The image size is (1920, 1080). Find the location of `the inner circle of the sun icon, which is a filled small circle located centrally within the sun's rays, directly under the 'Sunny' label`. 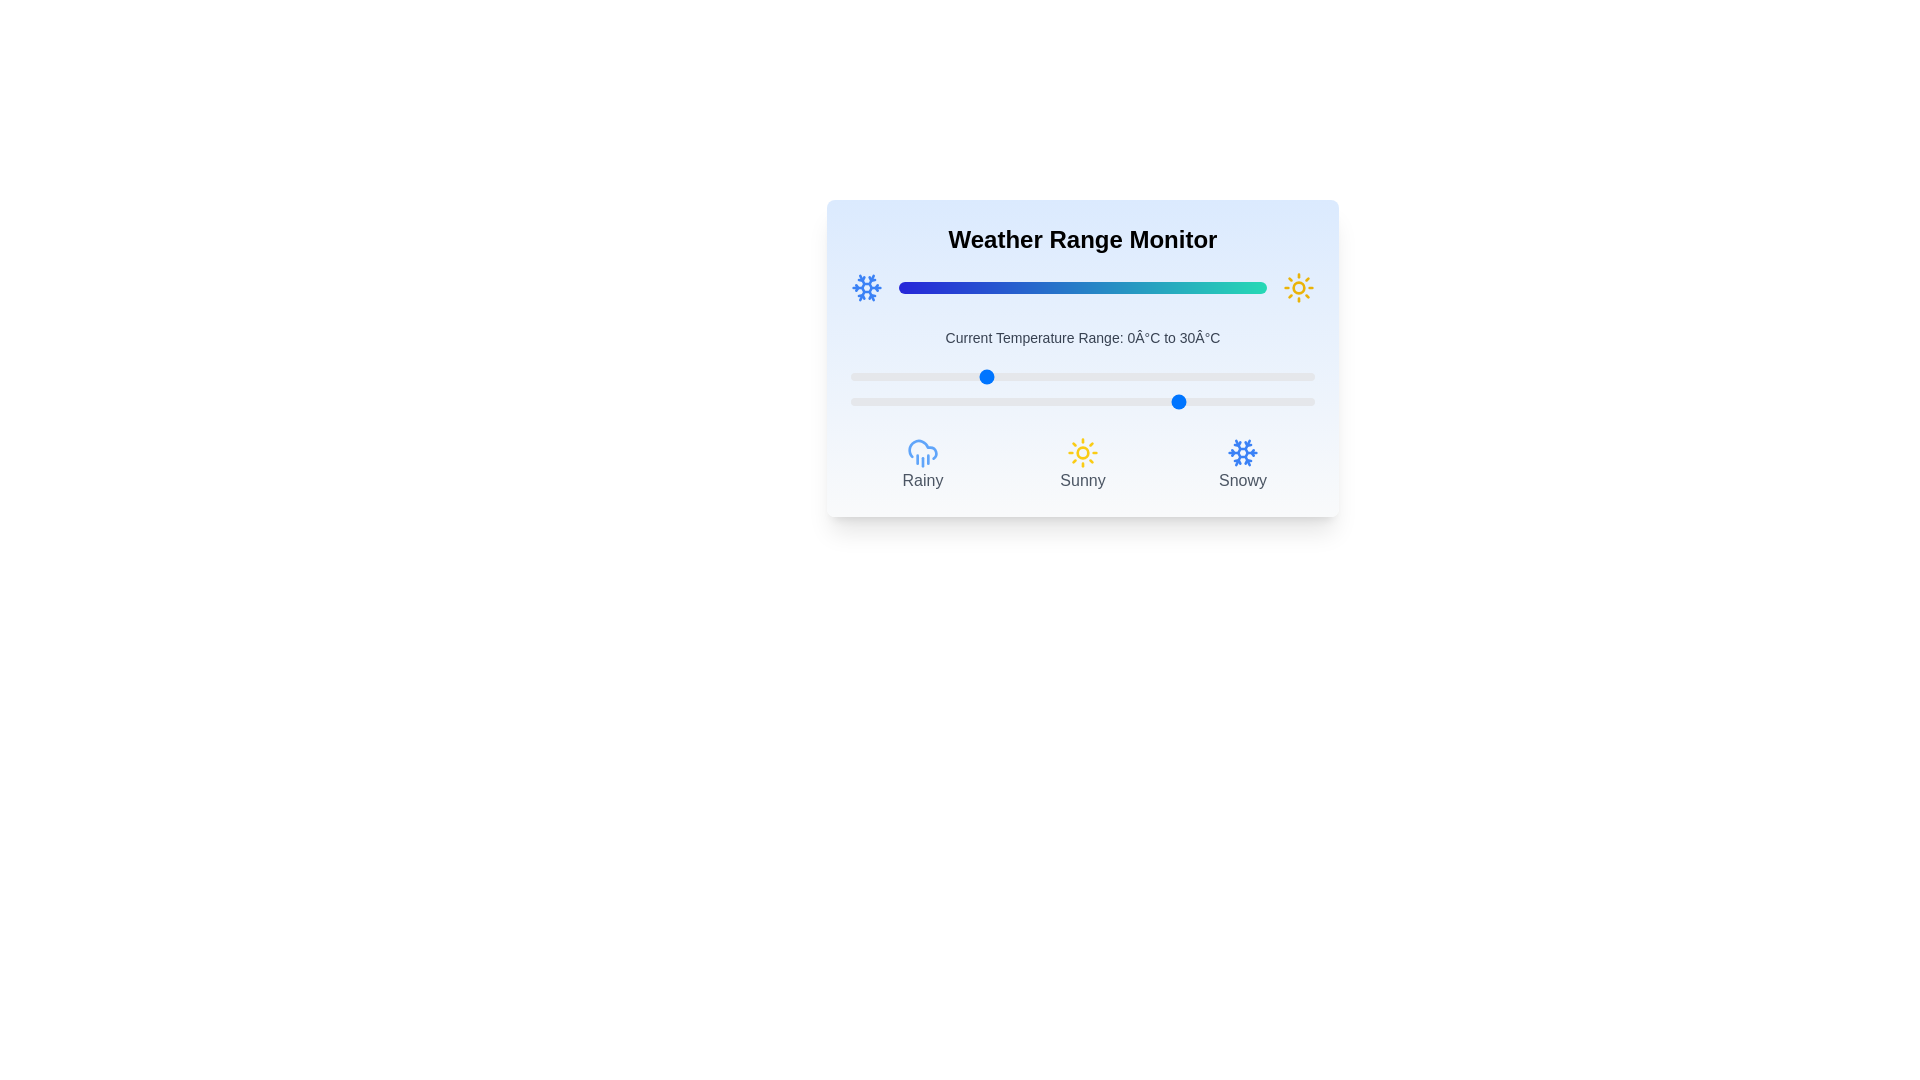

the inner circle of the sun icon, which is a filled small circle located centrally within the sun's rays, directly under the 'Sunny' label is located at coordinates (1082, 452).